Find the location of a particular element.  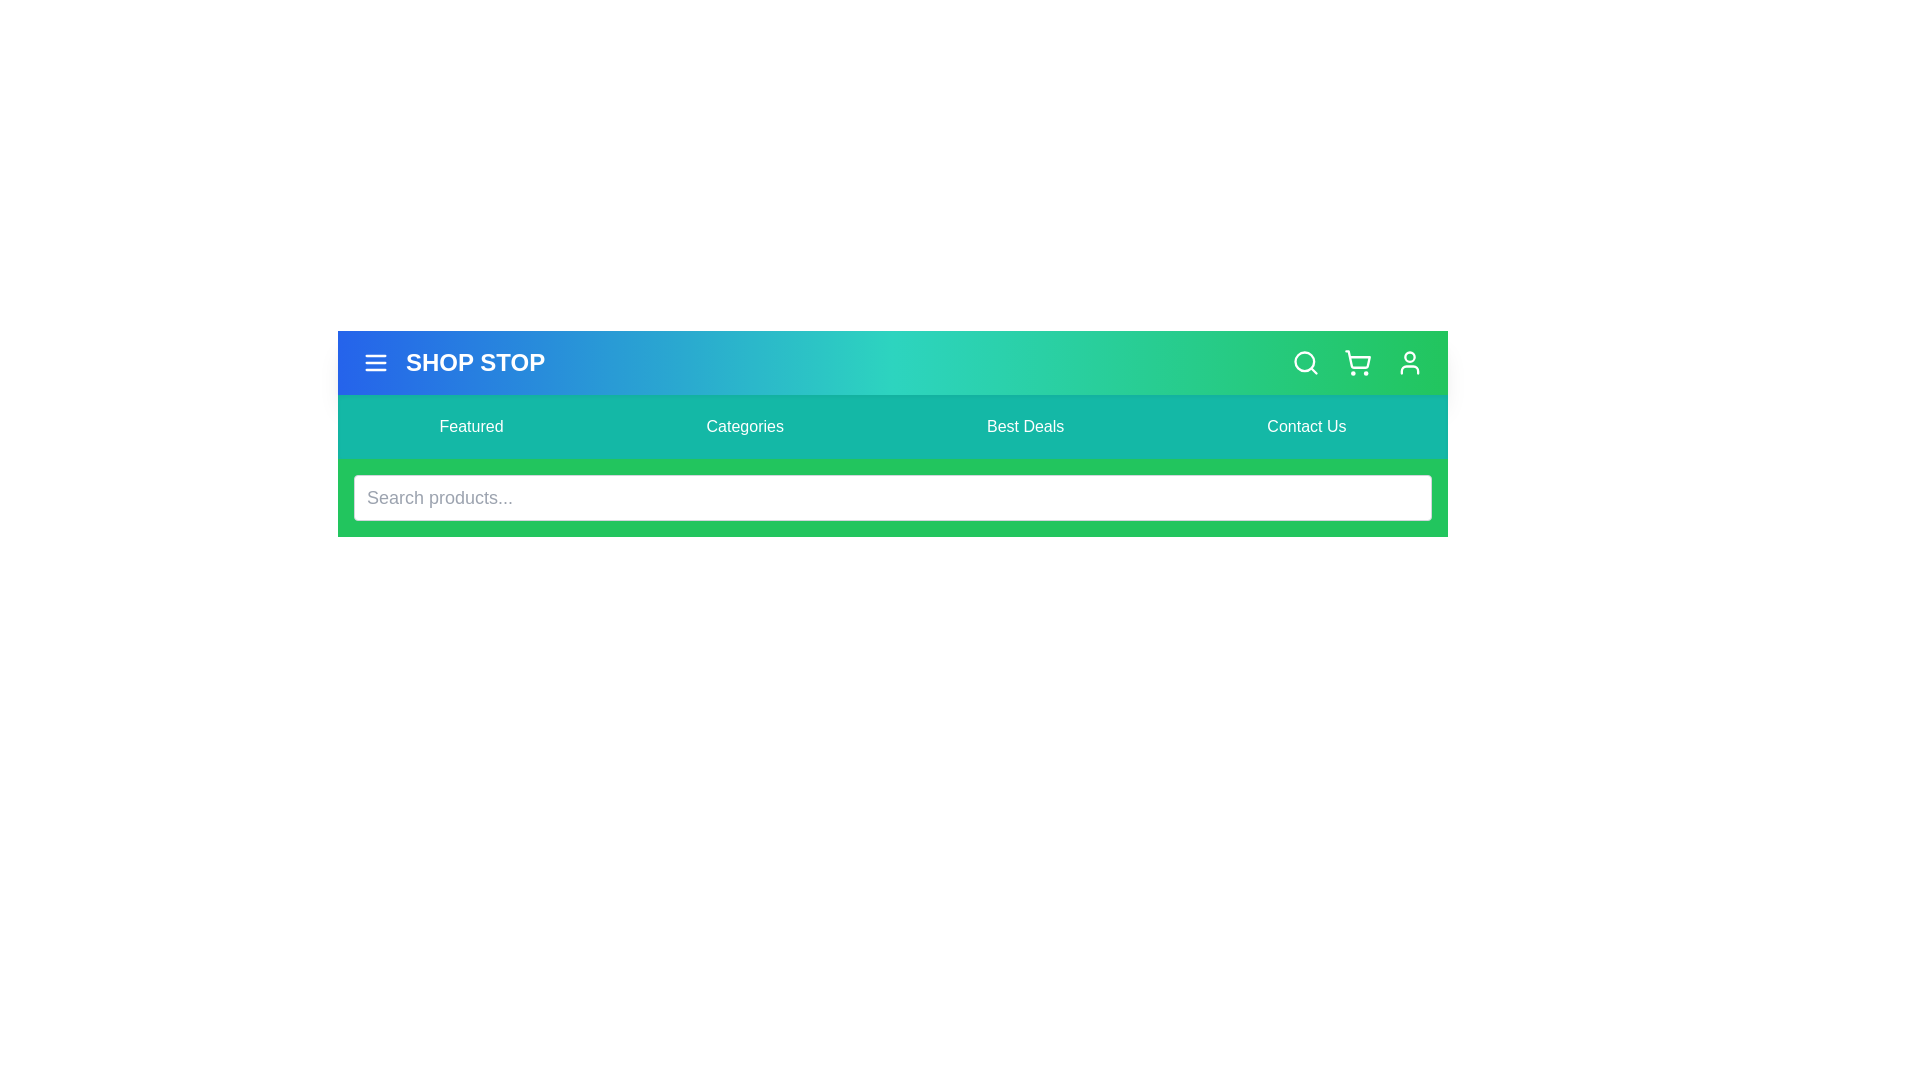

the menu item labeled Categories in the navigation bar is located at coordinates (743, 426).